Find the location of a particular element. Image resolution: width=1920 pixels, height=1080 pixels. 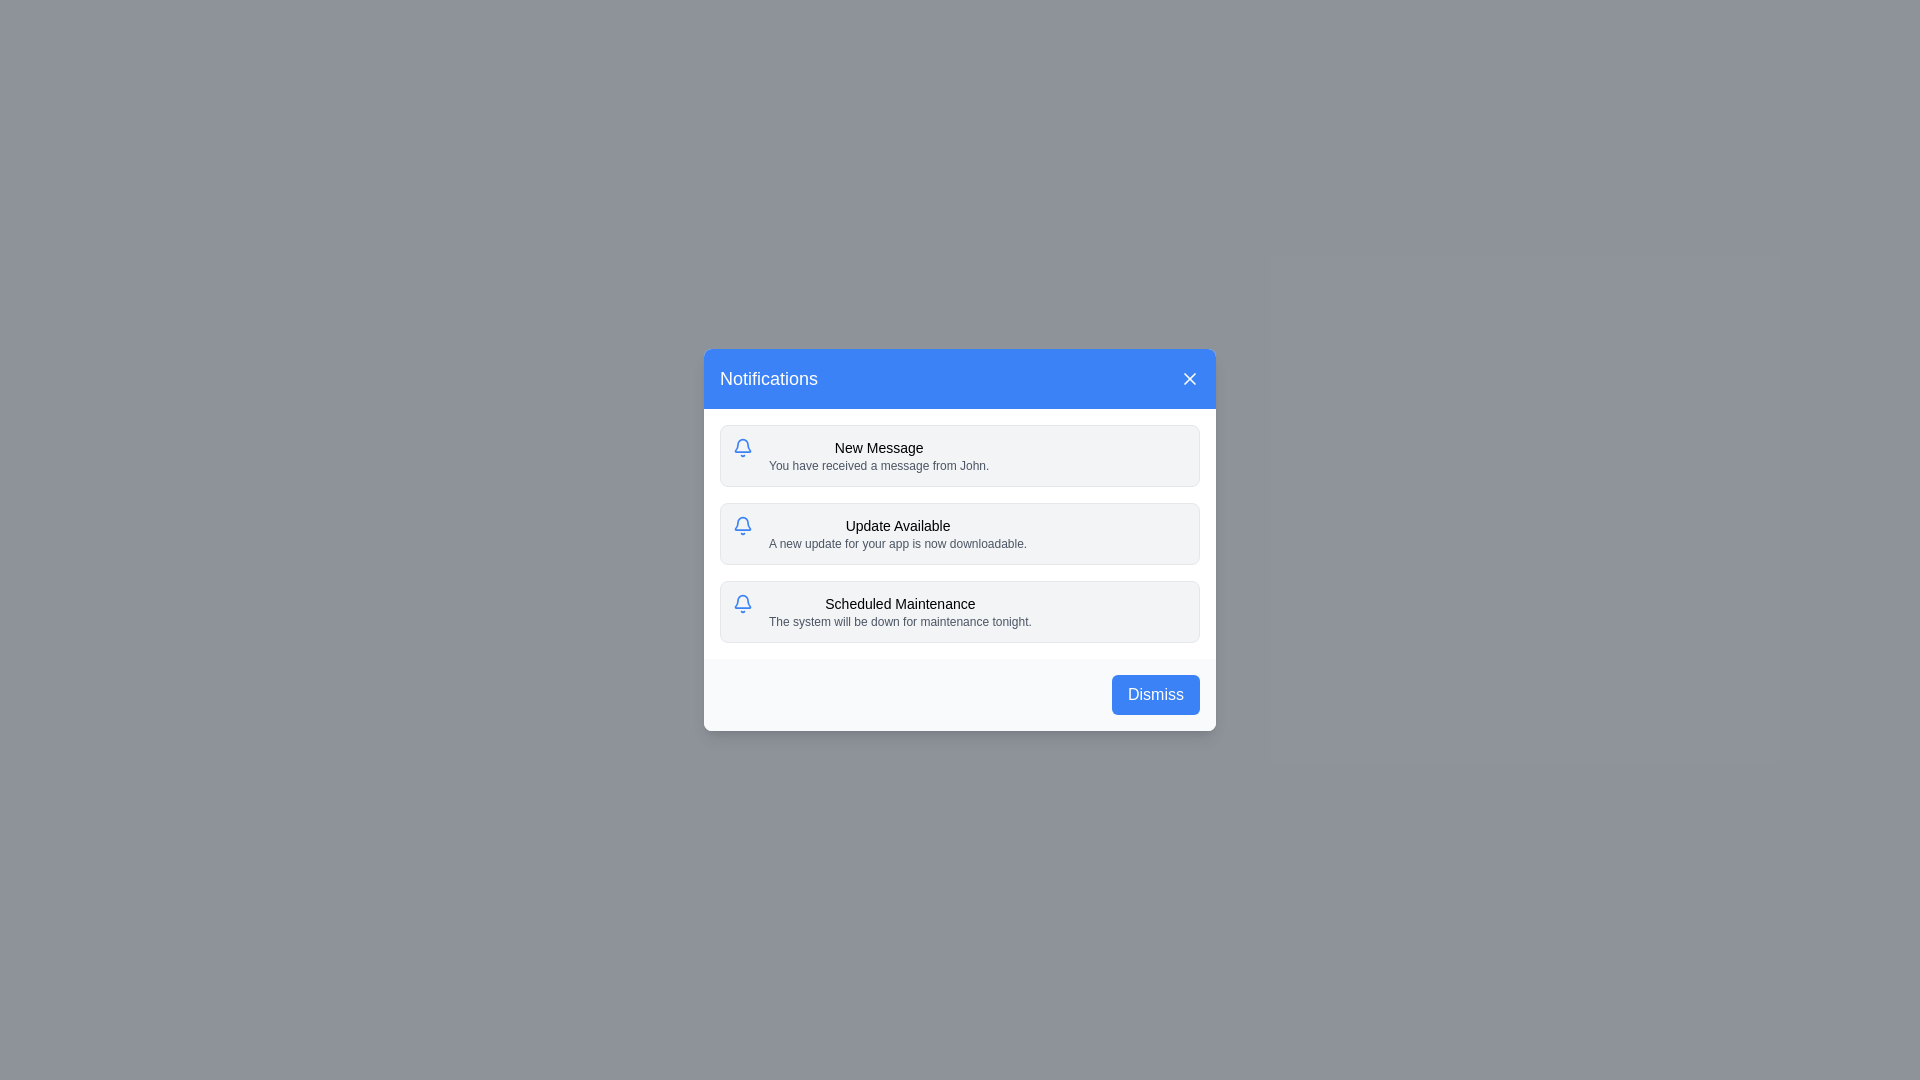

the visual appearance of the bell notification icon, which is the main body of the stylized bell located near the left side of the notification messages is located at coordinates (742, 444).